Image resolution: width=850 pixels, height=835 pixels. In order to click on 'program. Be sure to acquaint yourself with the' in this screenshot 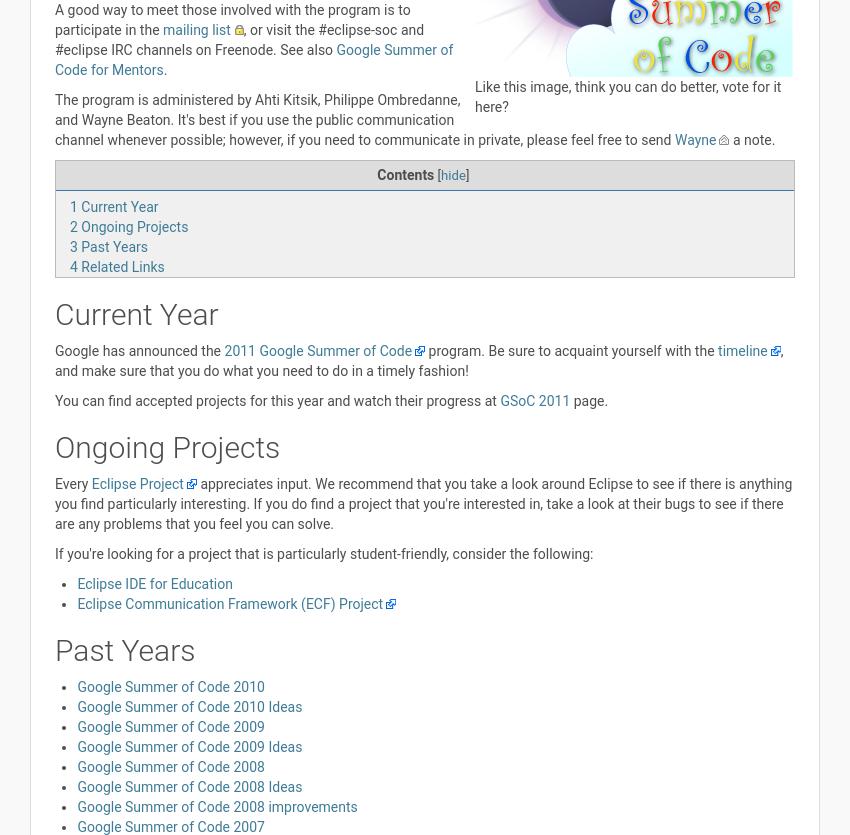, I will do `click(571, 350)`.